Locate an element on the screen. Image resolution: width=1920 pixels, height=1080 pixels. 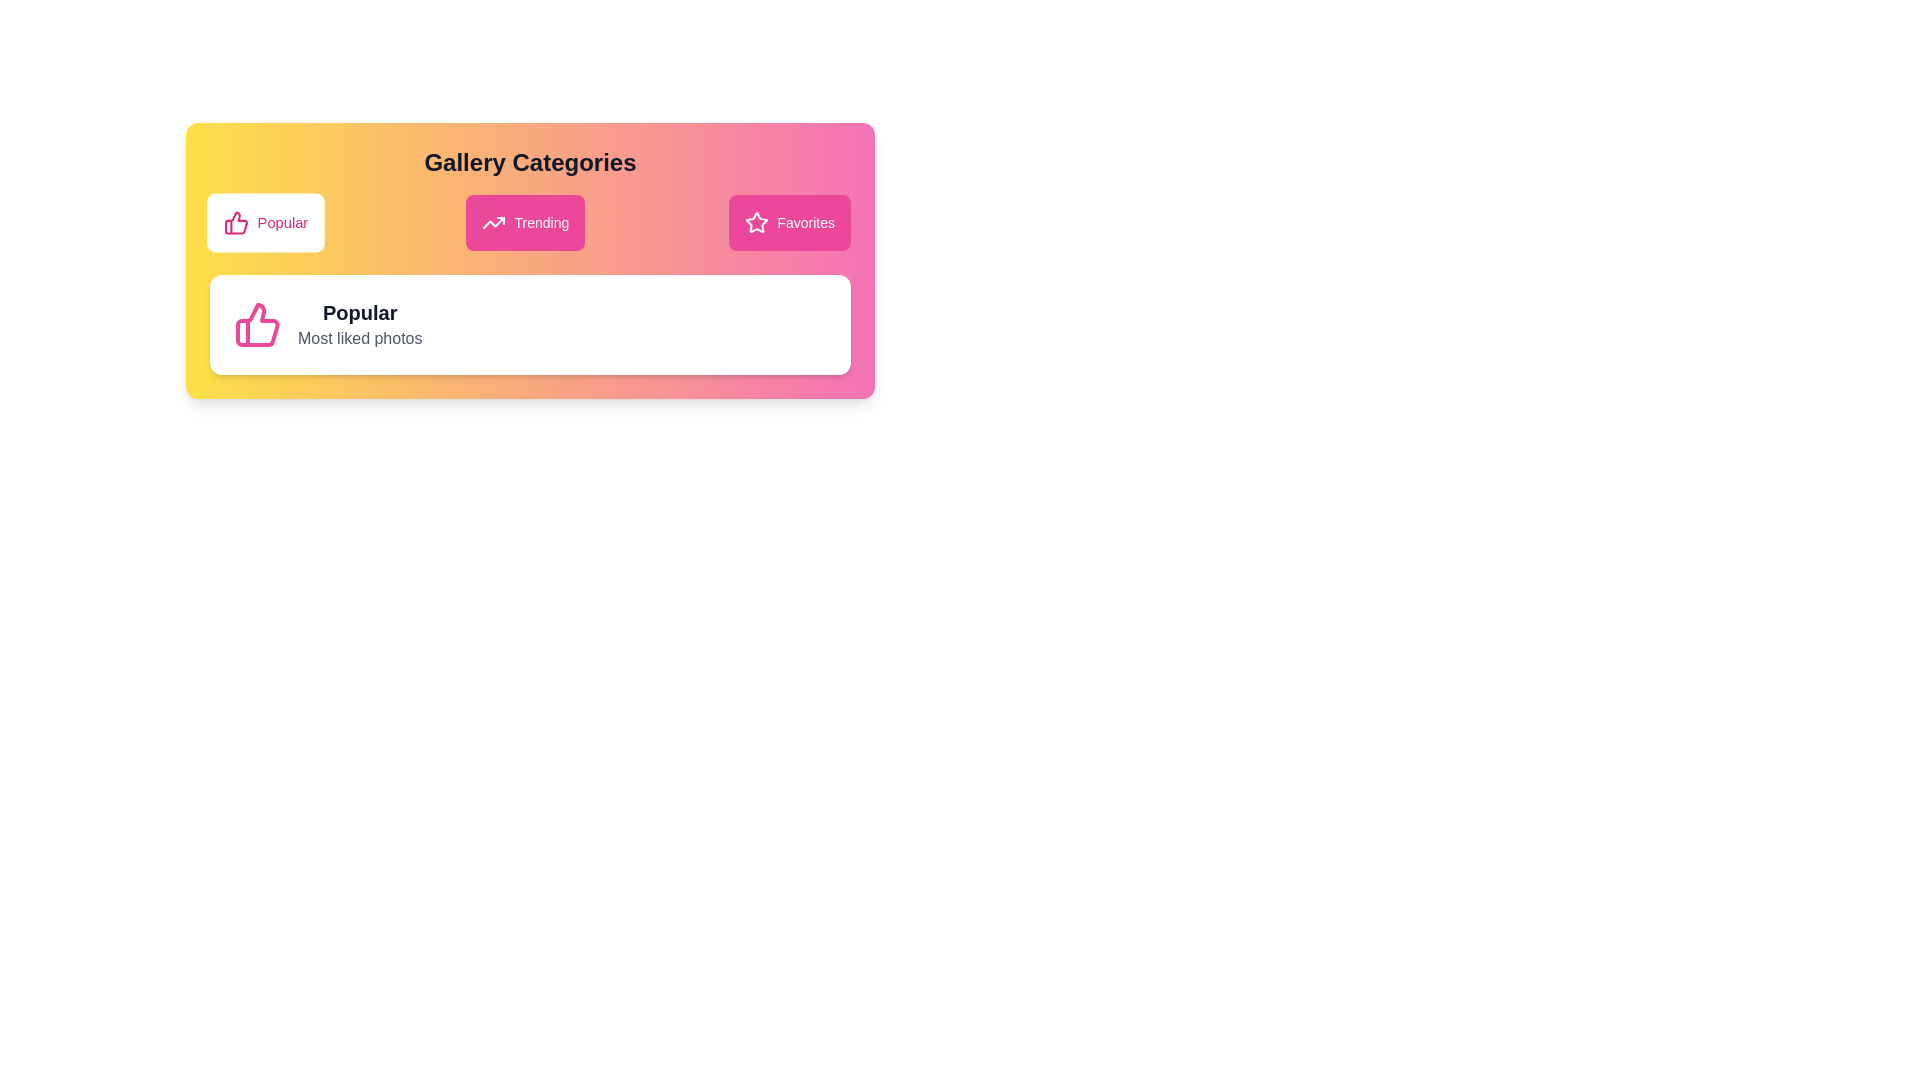
the icon within the 'Trending' button is located at coordinates (494, 223).